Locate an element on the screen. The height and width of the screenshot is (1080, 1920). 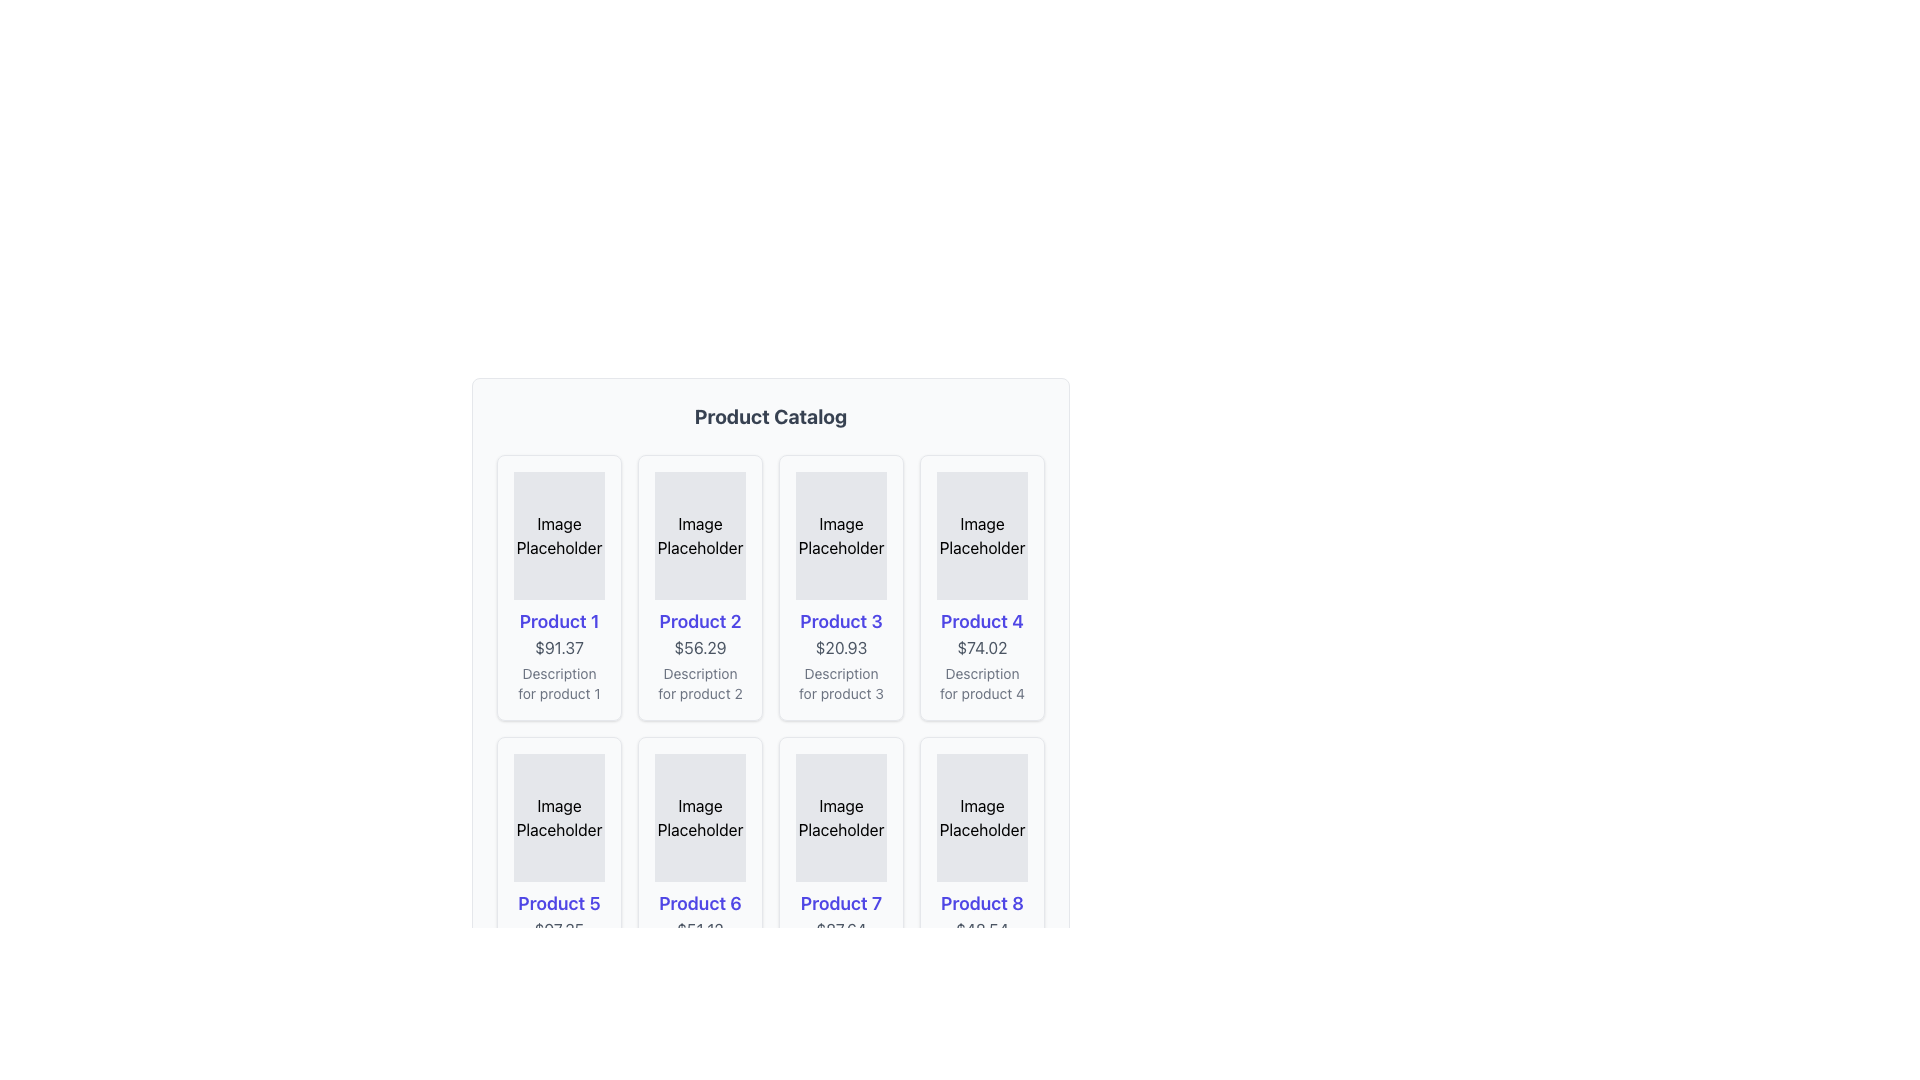
the placeholder element for 'Product 4', which is located at the top-right section of the grid, above the title, price, and description is located at coordinates (982, 535).